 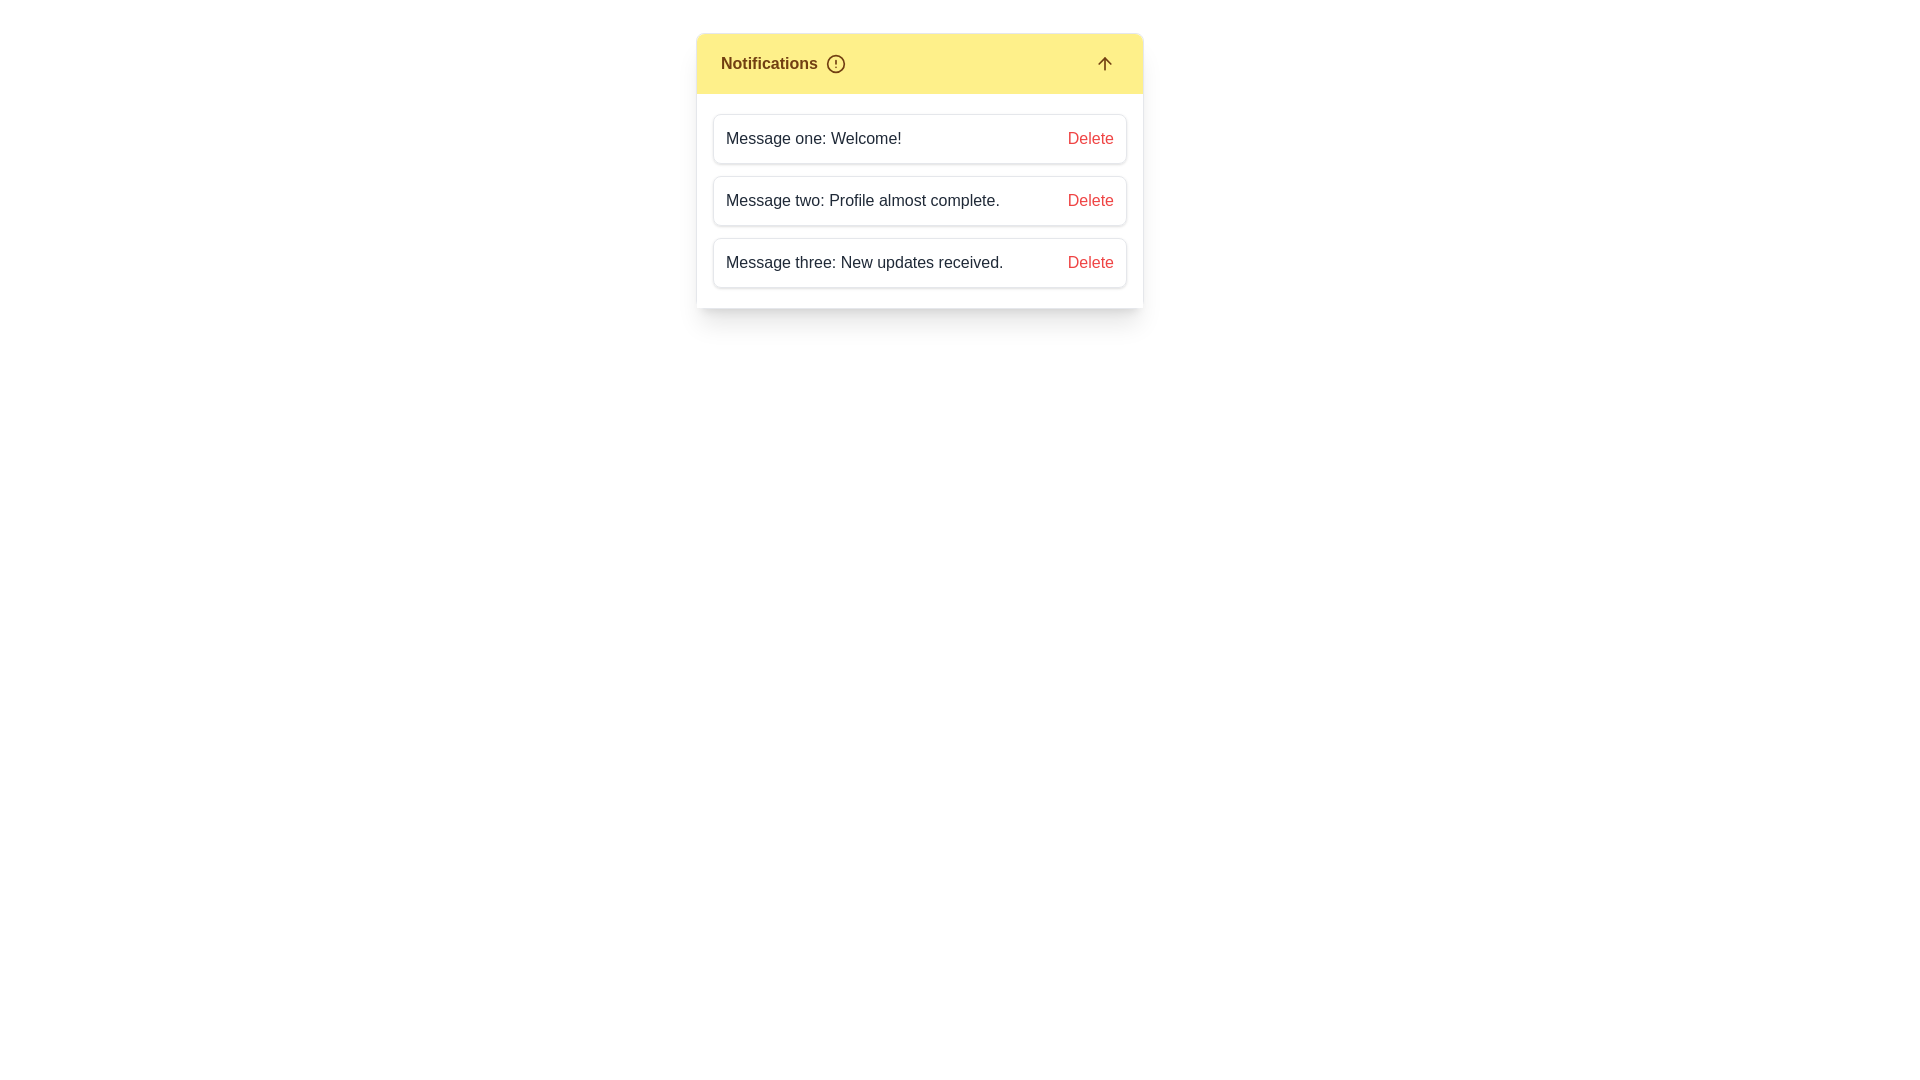 What do you see at coordinates (817, 137) in the screenshot?
I see `the static text label displaying the content of a notification message located on the left side within the first notification card of the notification dropdown` at bounding box center [817, 137].